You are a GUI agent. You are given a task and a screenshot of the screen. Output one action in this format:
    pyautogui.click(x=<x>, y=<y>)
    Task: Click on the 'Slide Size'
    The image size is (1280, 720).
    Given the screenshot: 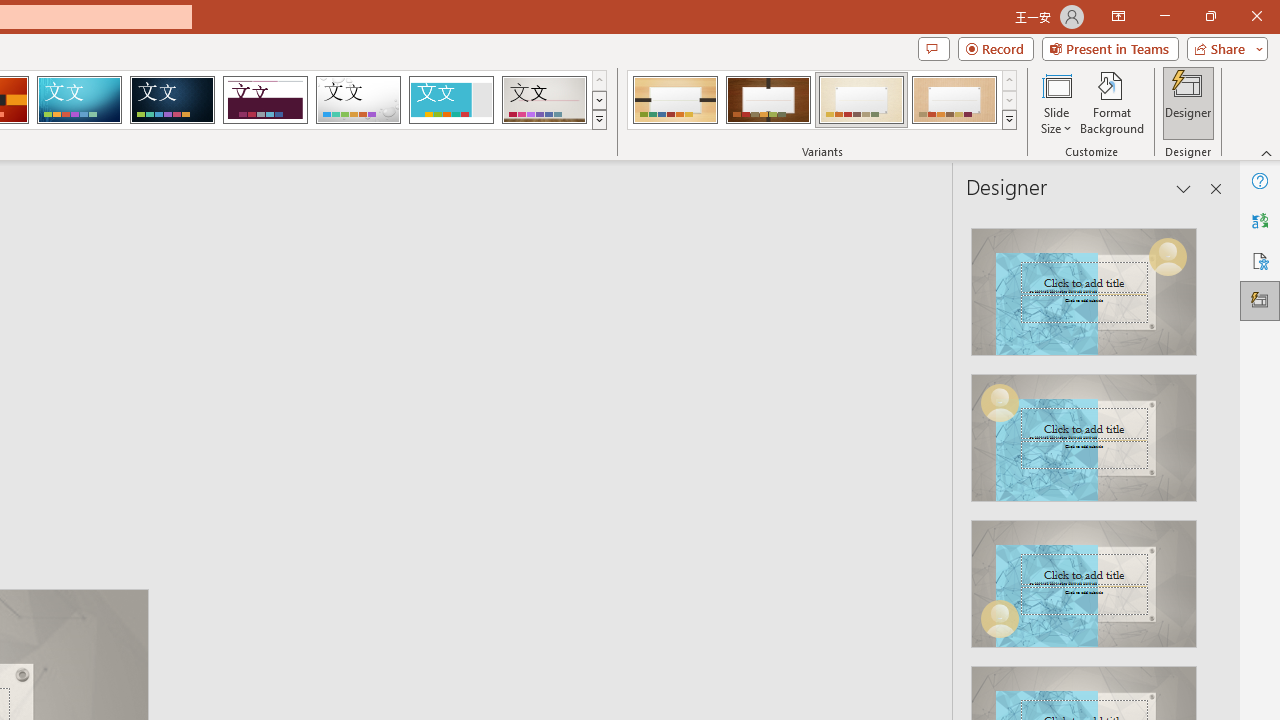 What is the action you would take?
    pyautogui.click(x=1055, y=103)
    